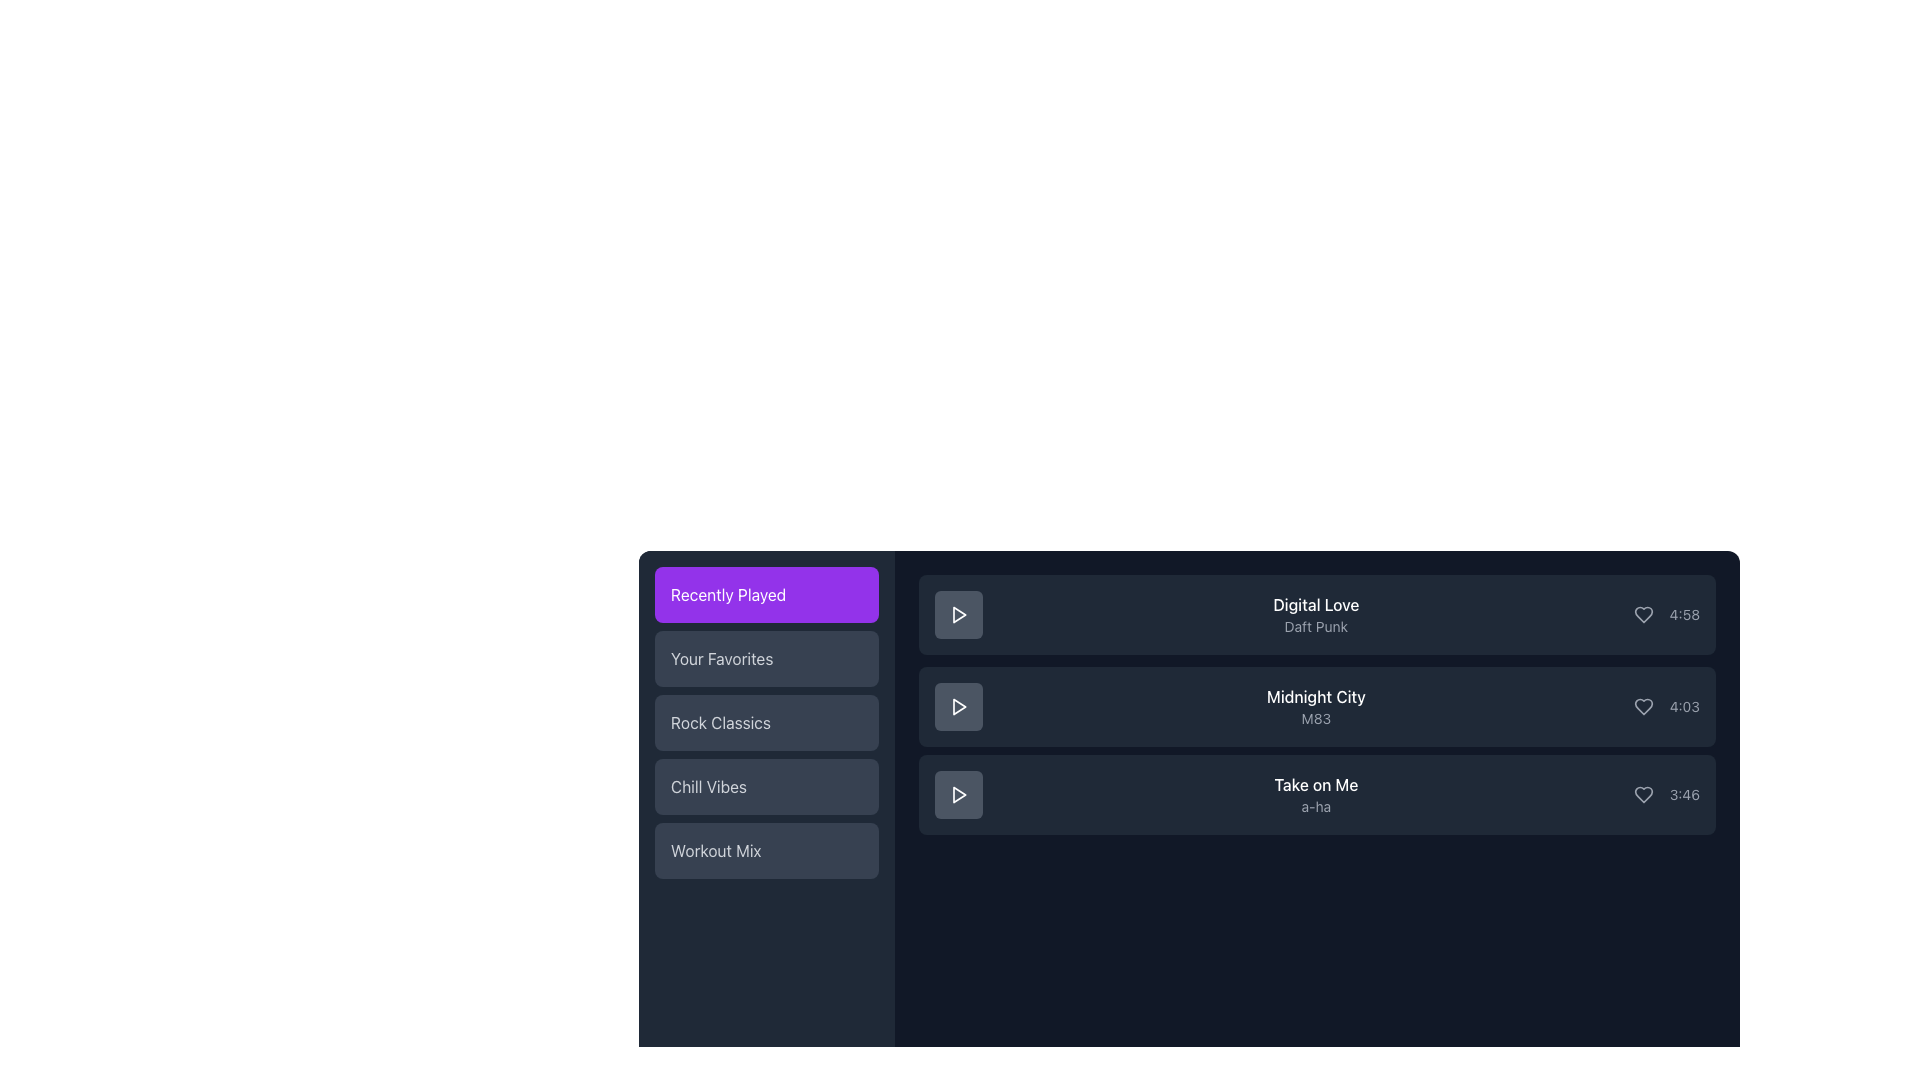 The width and height of the screenshot is (1920, 1080). Describe the element at coordinates (766, 851) in the screenshot. I see `the 'Workout Mix' button located at the bottom of the navigation menu` at that location.